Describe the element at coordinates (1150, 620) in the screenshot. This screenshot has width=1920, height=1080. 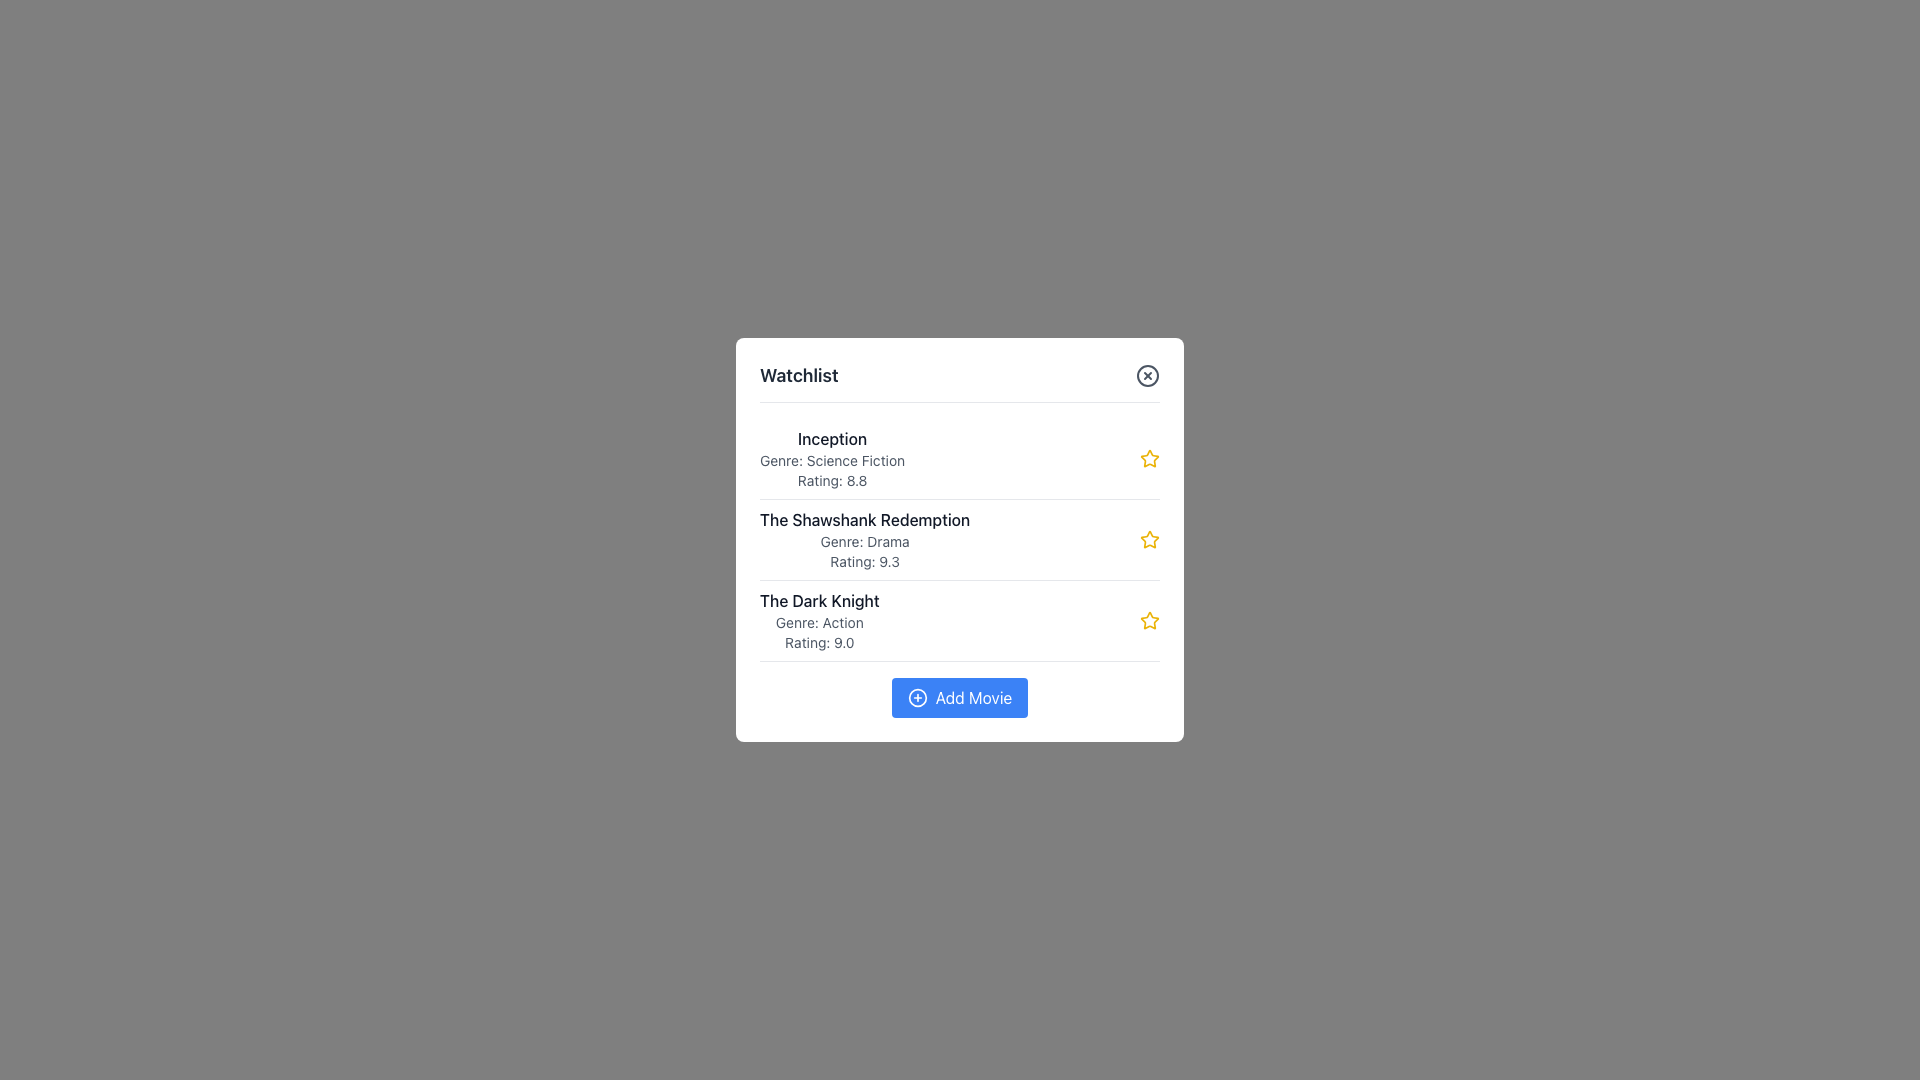
I see `the interactive yellow star icon at the end of the movie details for 'The Dark Knight' to rate it` at that location.